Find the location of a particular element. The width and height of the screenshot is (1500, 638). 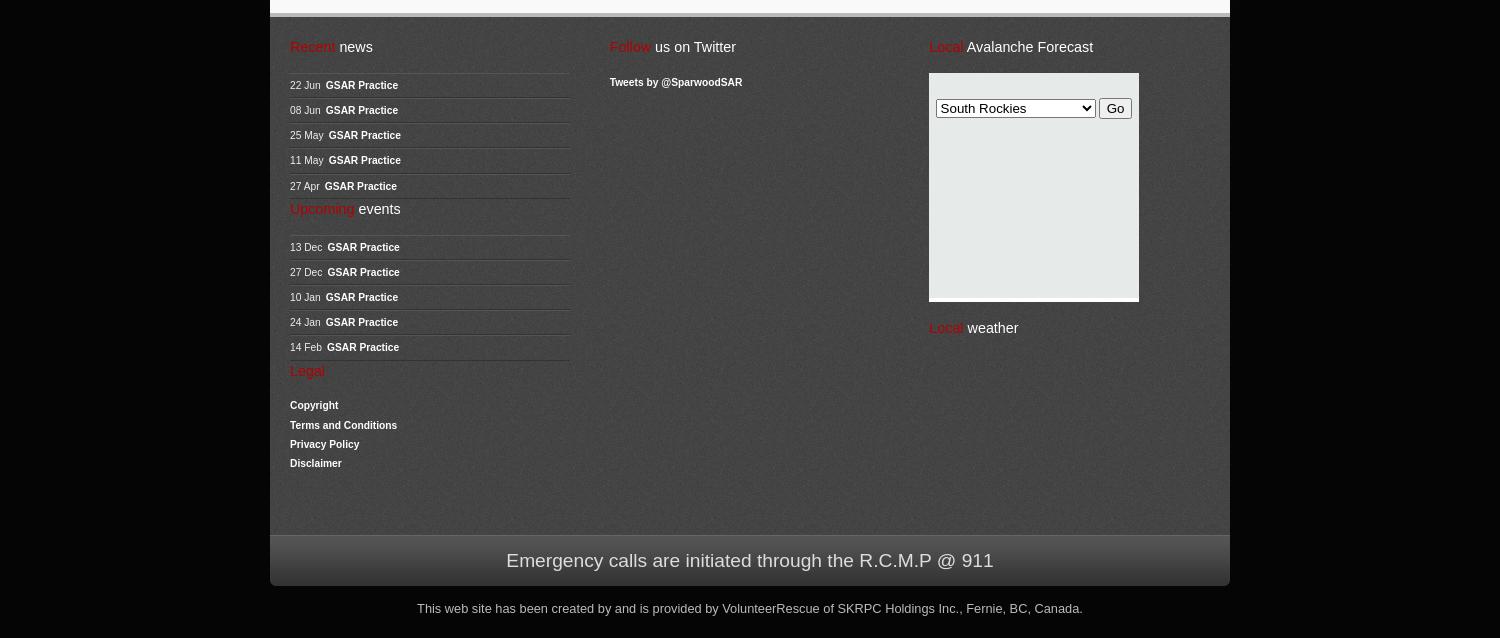

'11 May' is located at coordinates (306, 160).